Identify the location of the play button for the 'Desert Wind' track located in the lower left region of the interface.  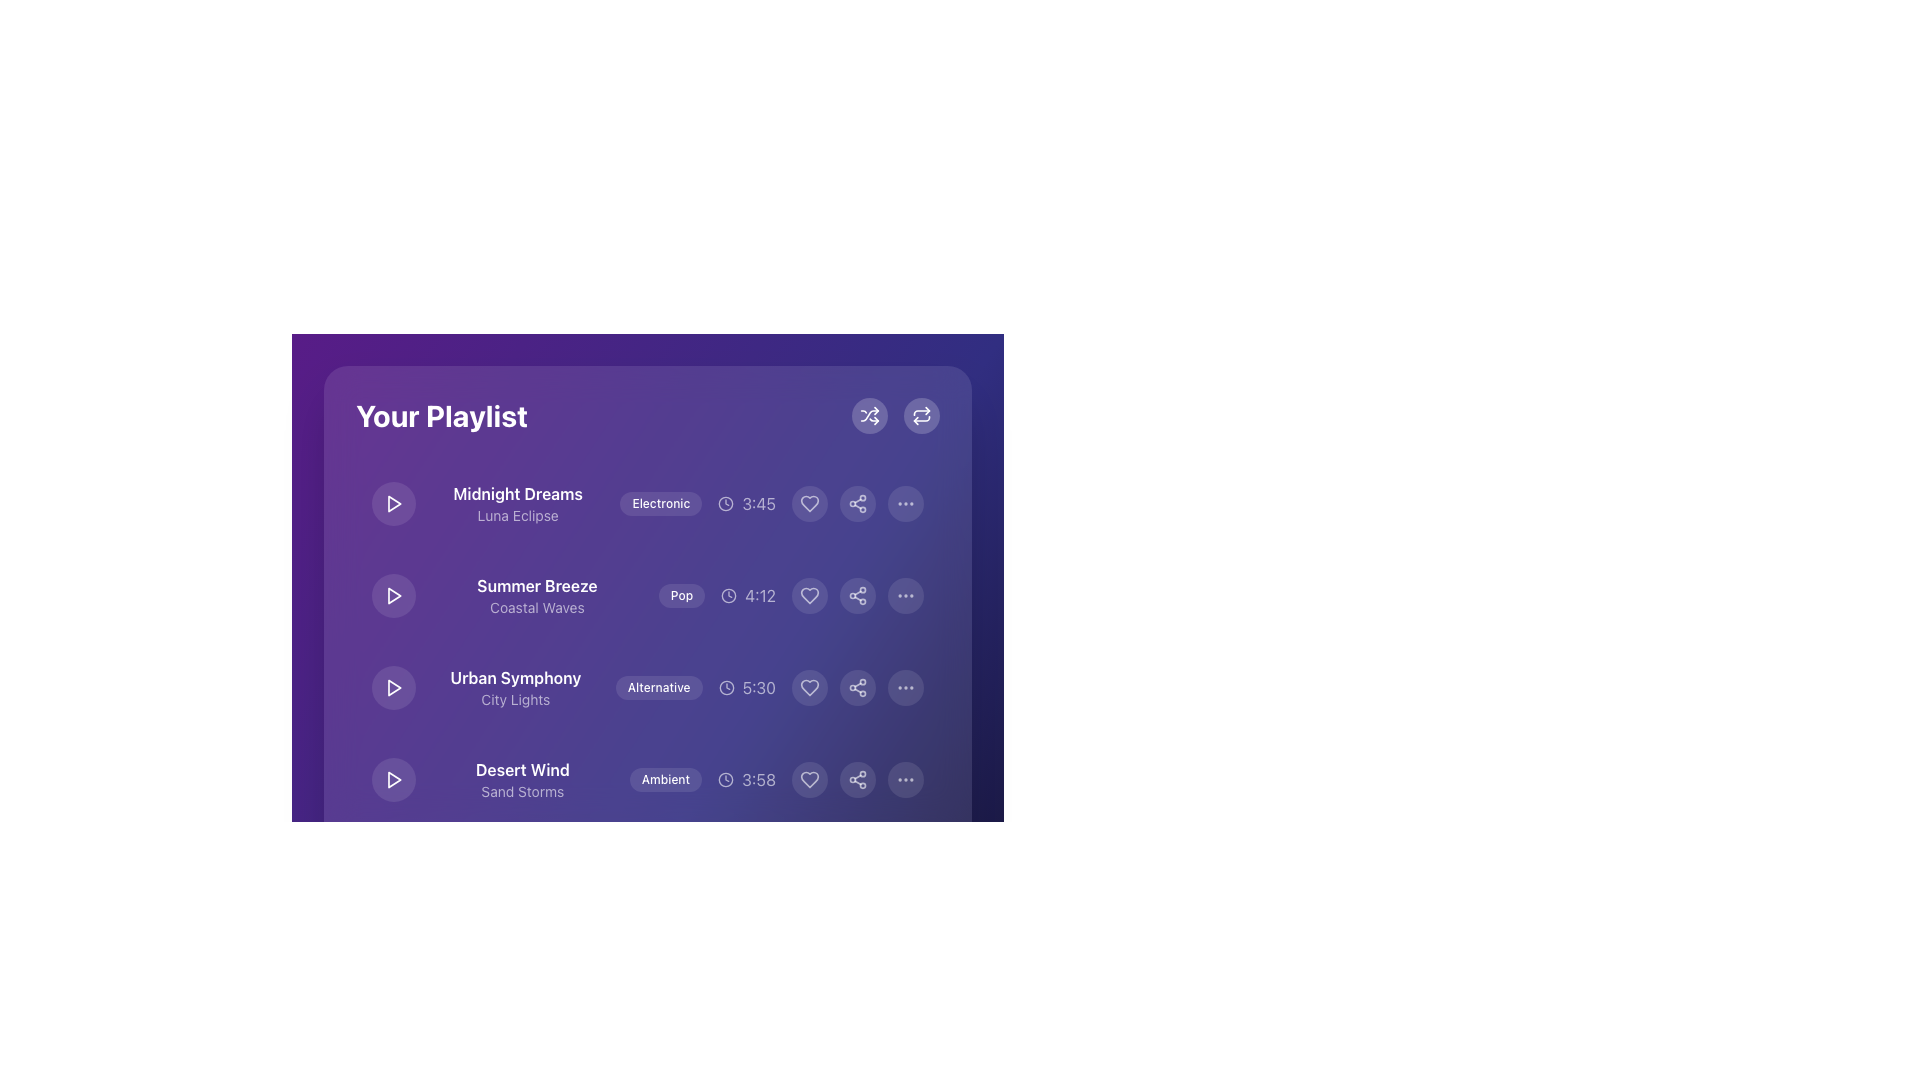
(394, 778).